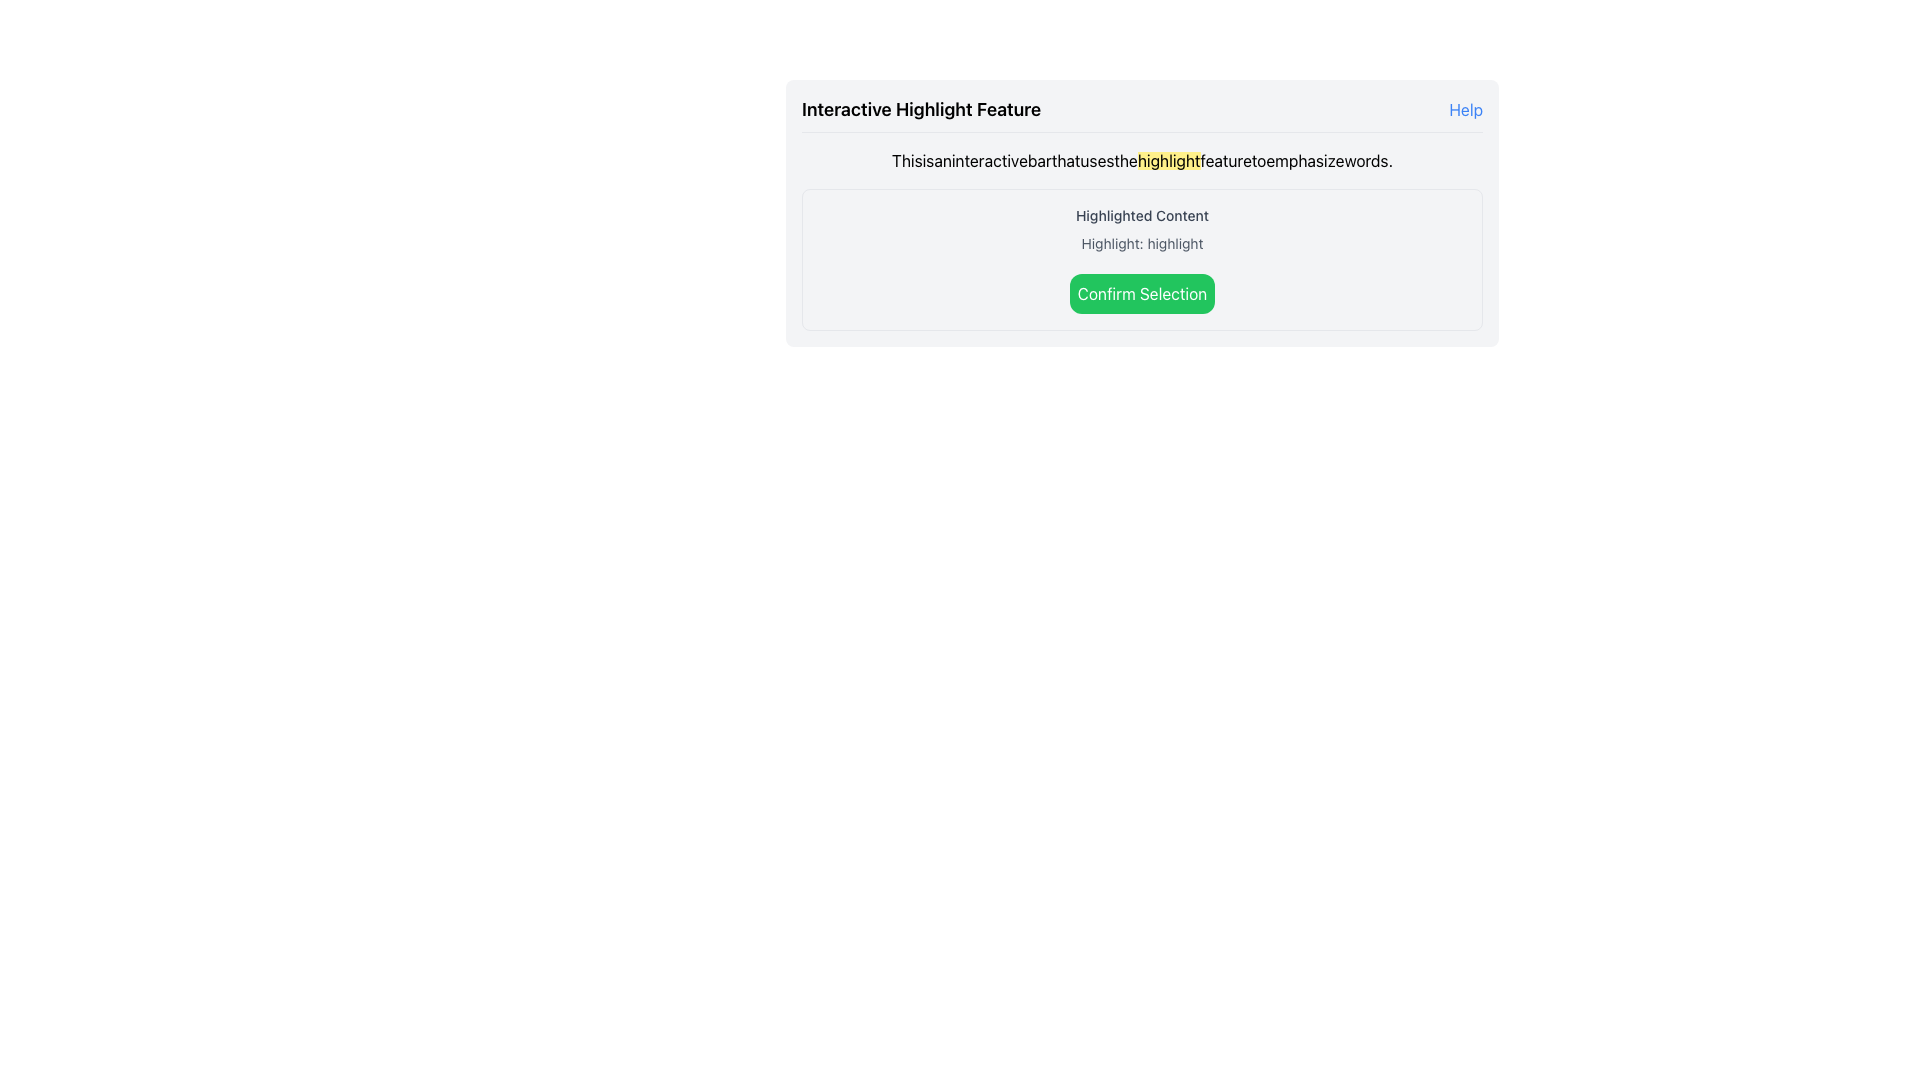  What do you see at coordinates (906, 160) in the screenshot?
I see `text element at the beginning of the sentence 'This is an interactive bar that uses the highlight feature to emphasize words.'` at bounding box center [906, 160].